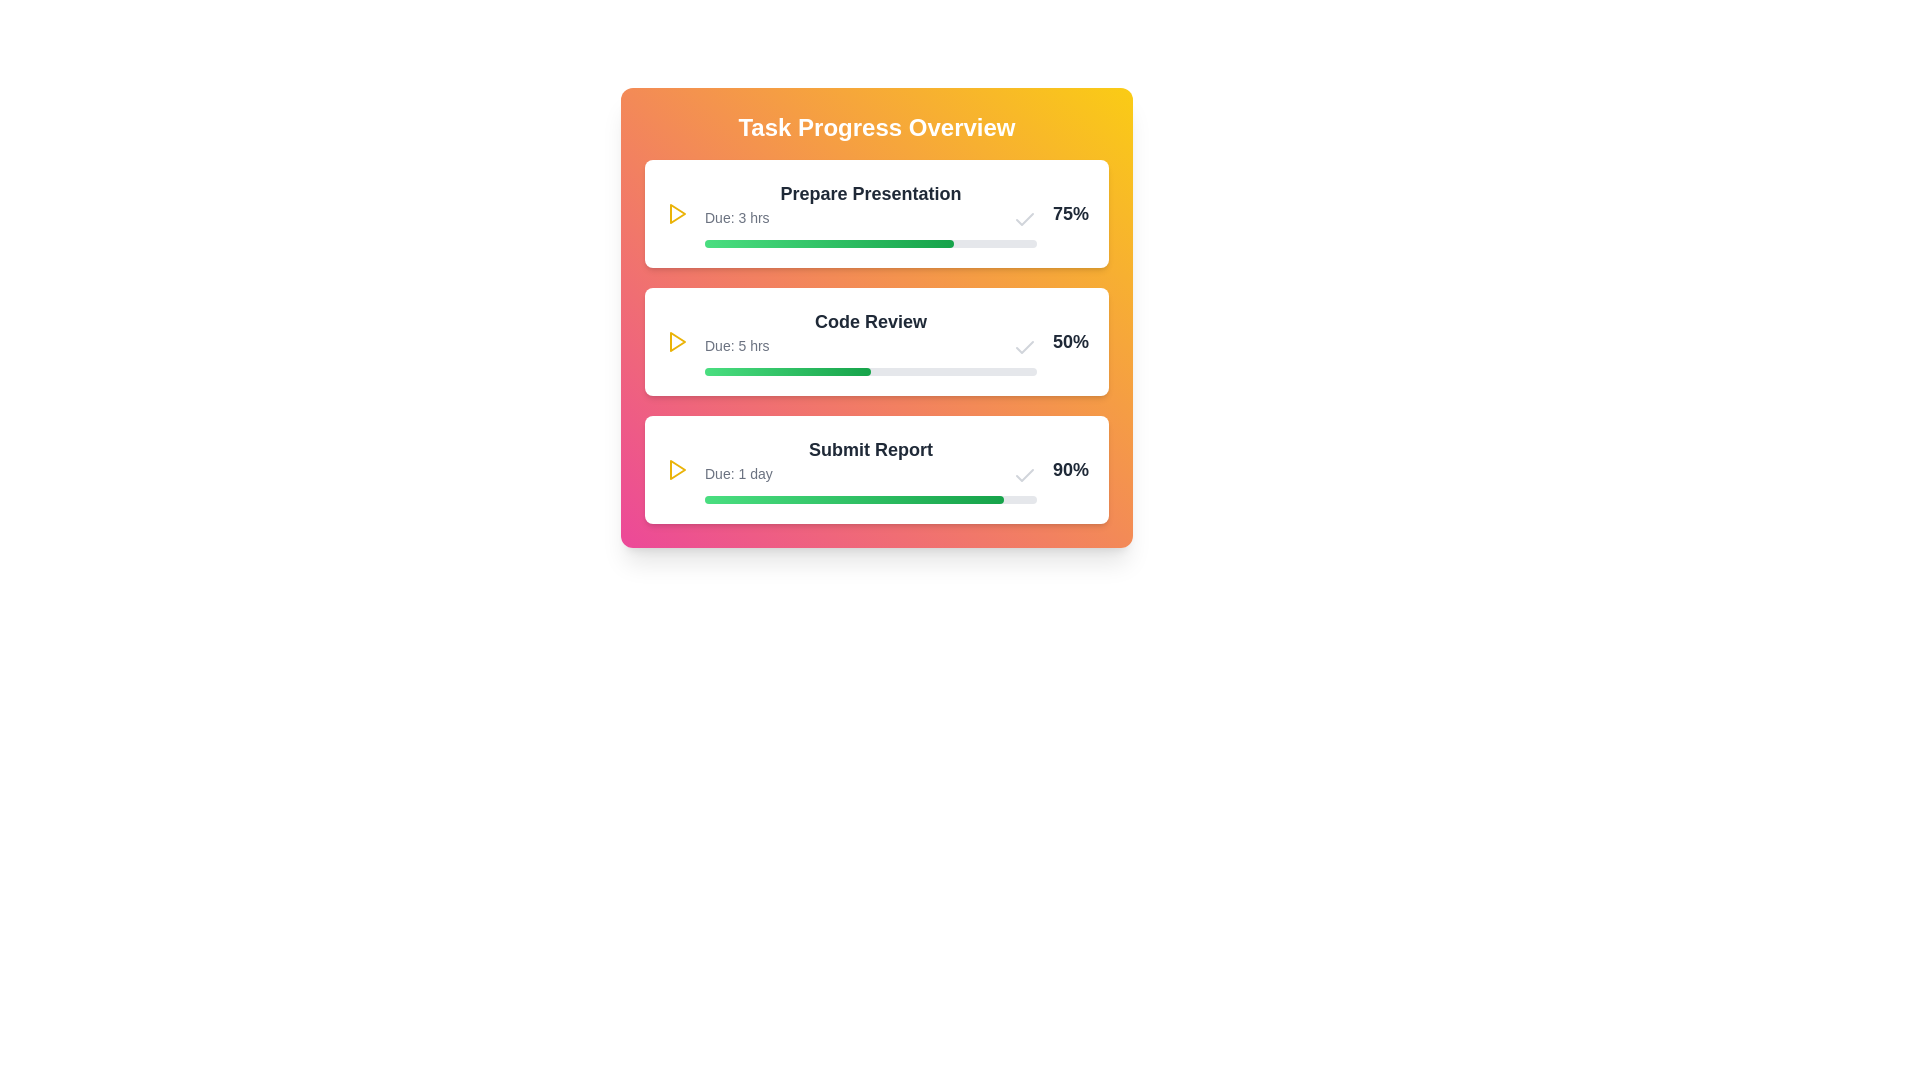 The width and height of the screenshot is (1920, 1080). I want to click on the green-shaded progress bar located in the second task card labeled 'Code Review', positioned below the text 'Due: 5 hrs', so click(786, 371).